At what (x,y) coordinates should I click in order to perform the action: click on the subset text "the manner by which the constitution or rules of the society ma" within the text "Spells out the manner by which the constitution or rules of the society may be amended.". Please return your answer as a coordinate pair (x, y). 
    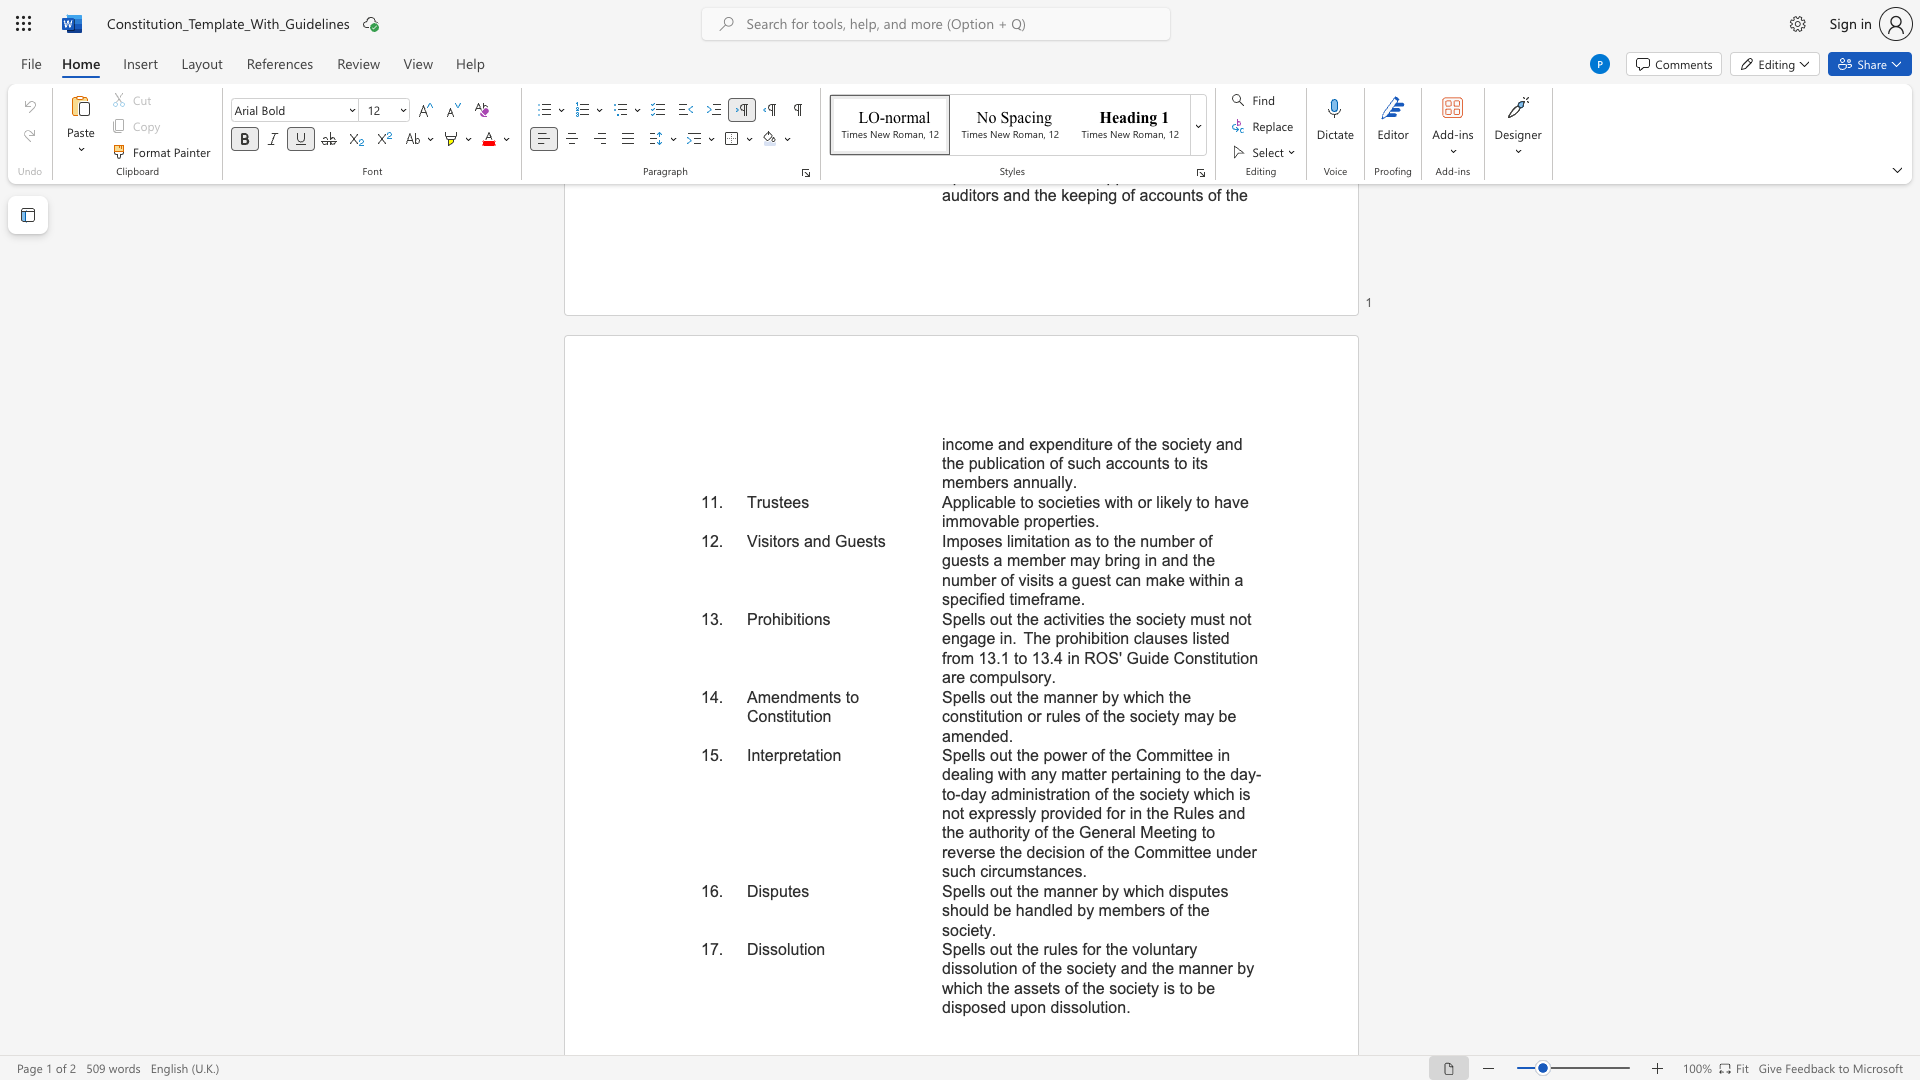
    Looking at the image, I should click on (1016, 696).